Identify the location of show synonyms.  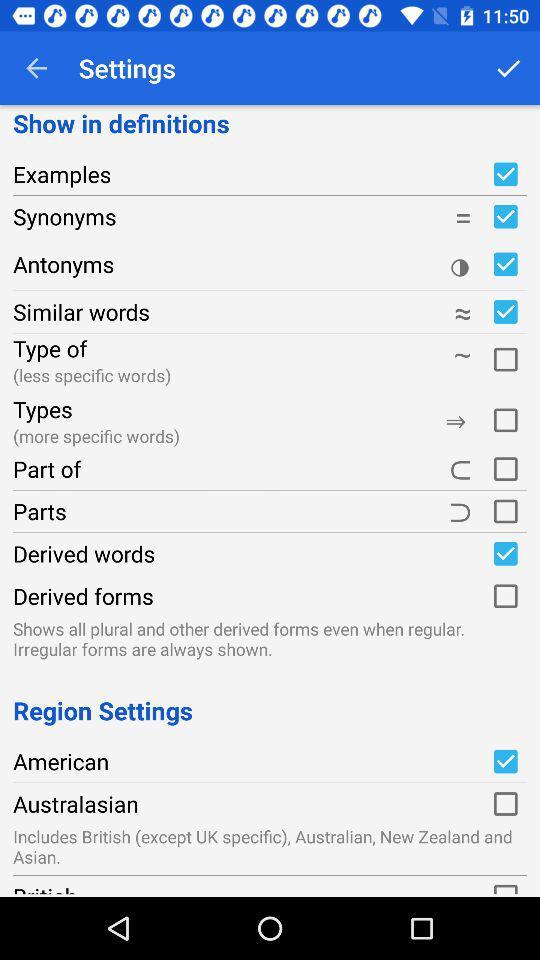
(504, 216).